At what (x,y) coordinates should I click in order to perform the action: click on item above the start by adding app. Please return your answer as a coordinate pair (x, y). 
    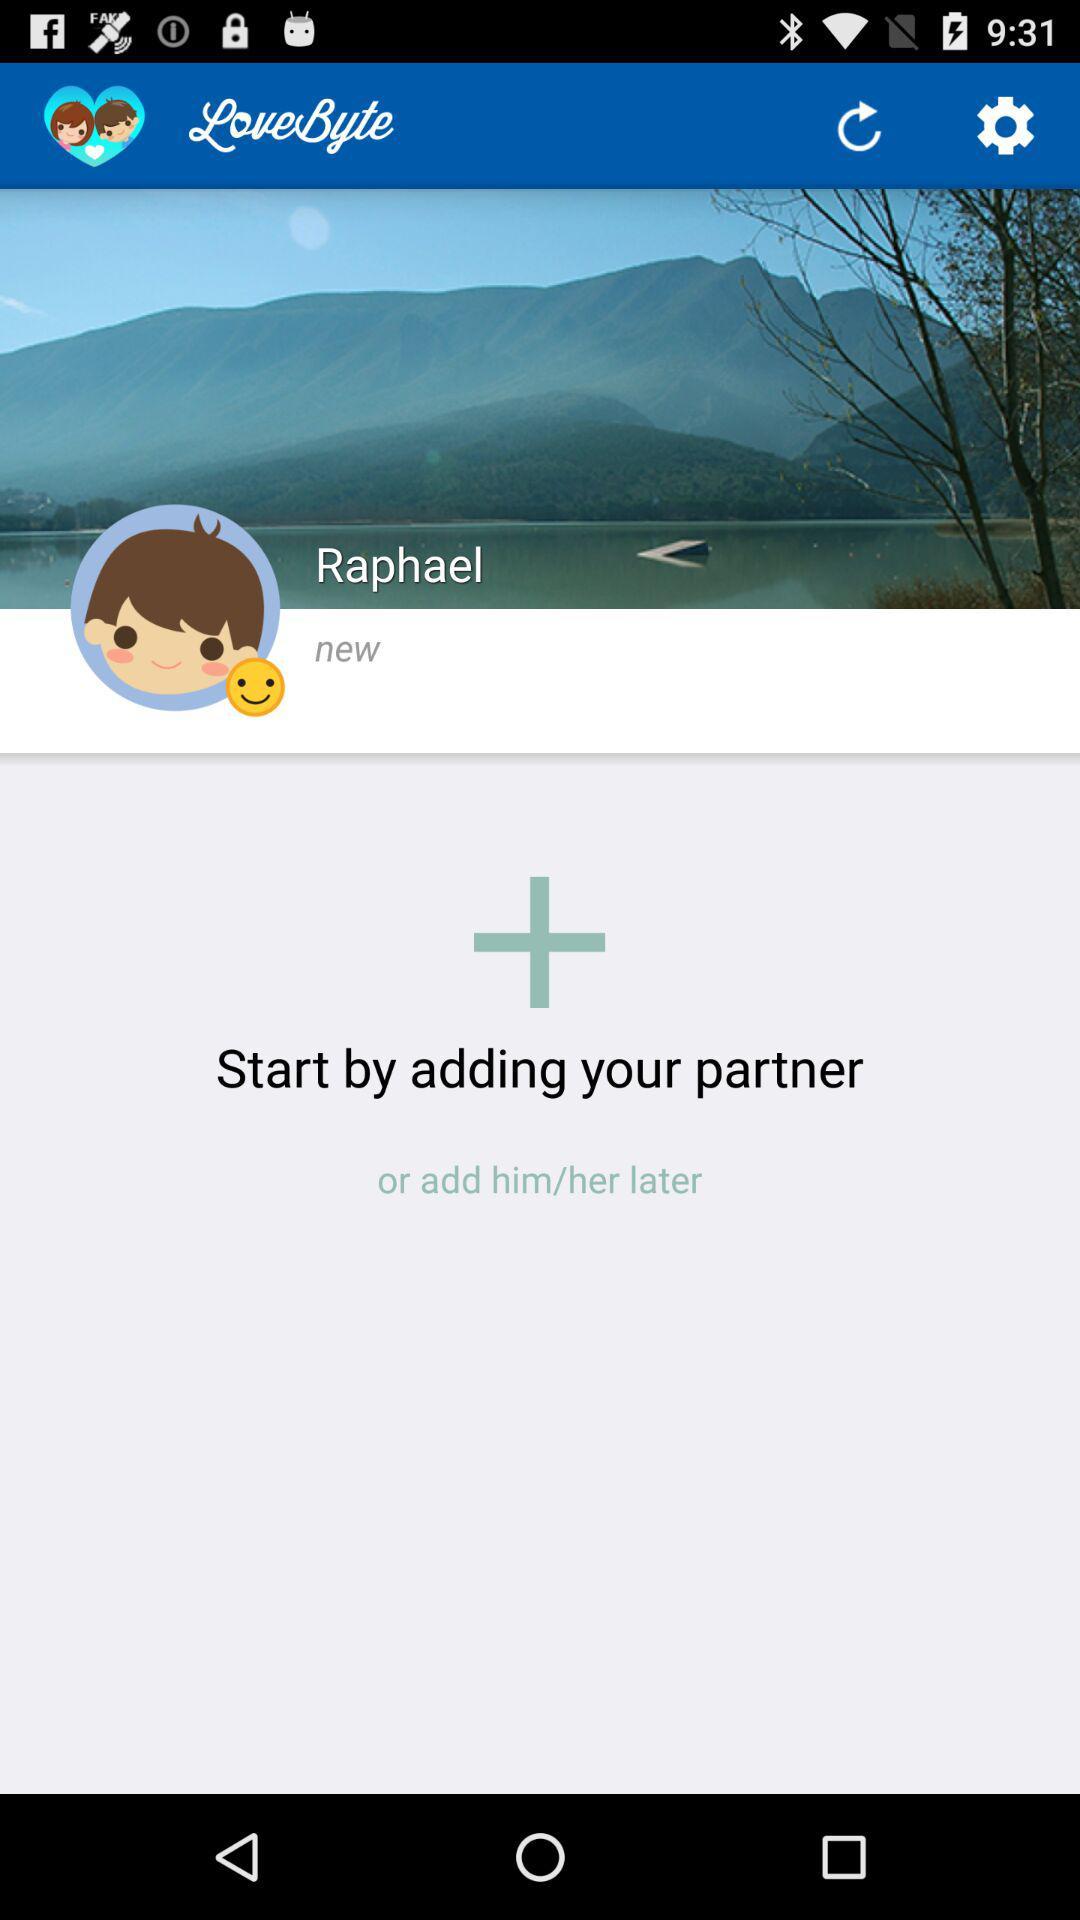
    Looking at the image, I should click on (538, 941).